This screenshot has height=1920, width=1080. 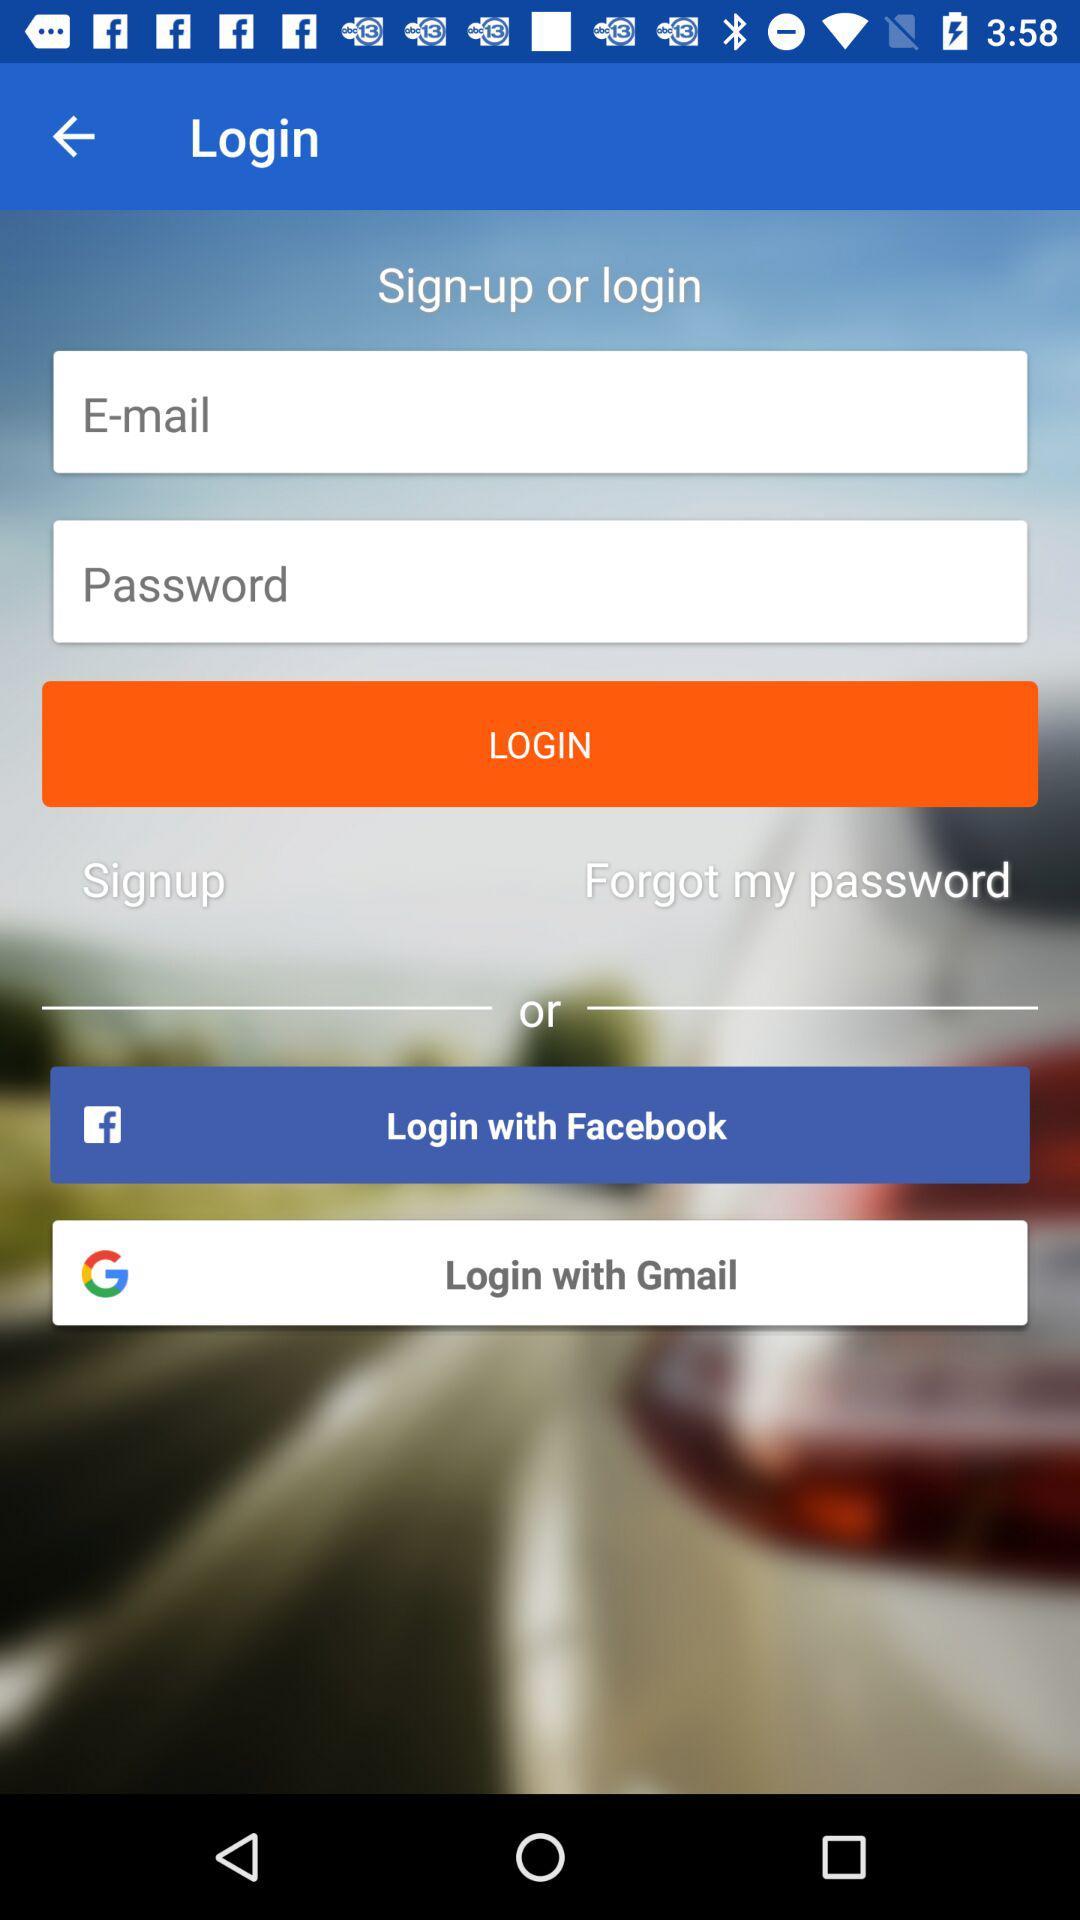 What do you see at coordinates (796, 878) in the screenshot?
I see `item next to the signup` at bounding box center [796, 878].